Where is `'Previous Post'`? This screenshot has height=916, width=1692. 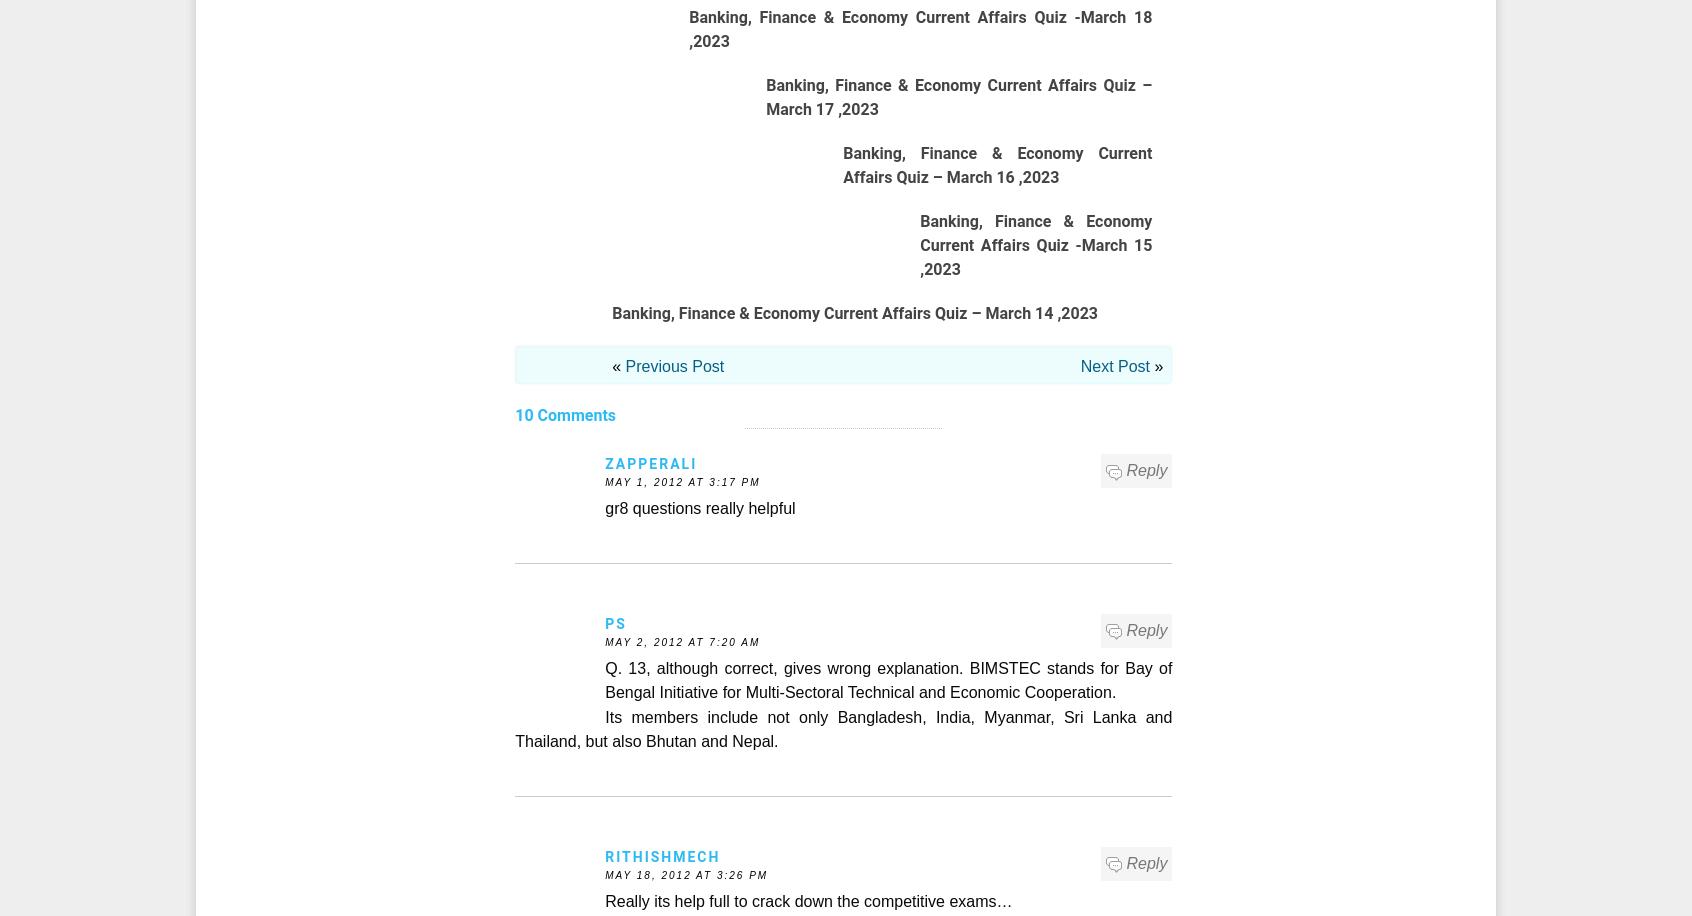
'Previous Post' is located at coordinates (674, 366).